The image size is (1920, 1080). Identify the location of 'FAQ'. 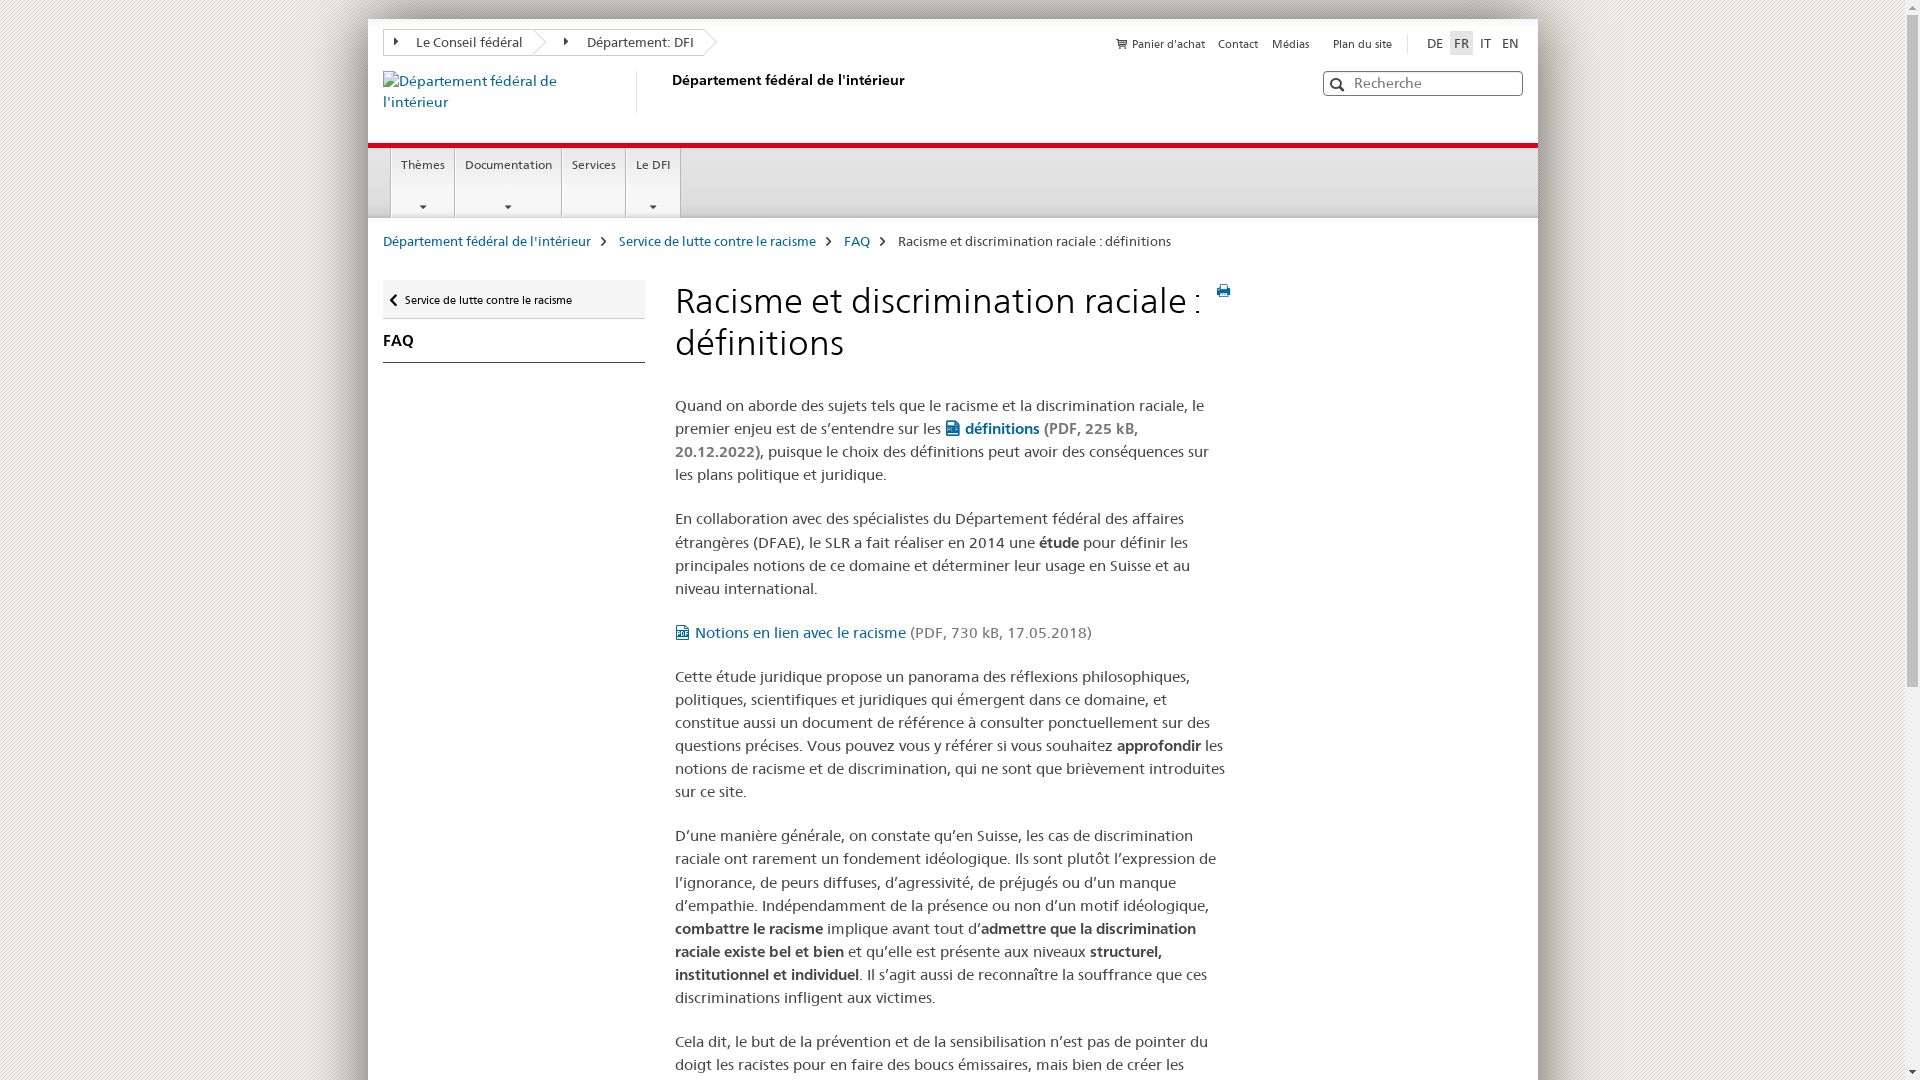
(513, 339).